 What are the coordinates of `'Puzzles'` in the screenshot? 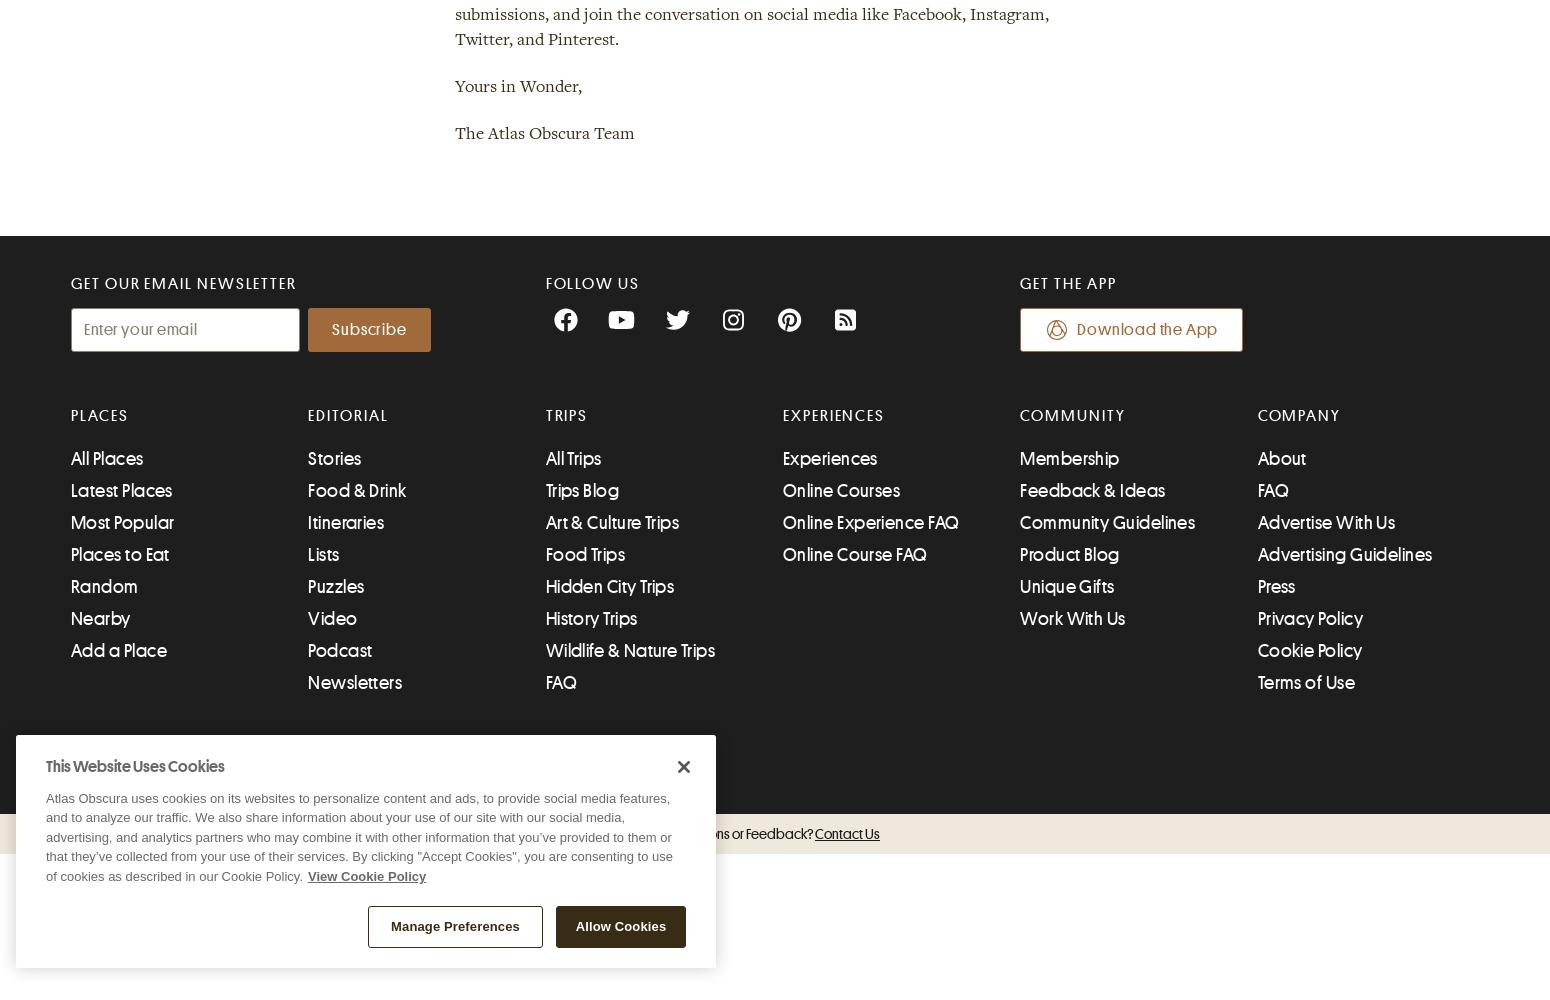 It's located at (335, 586).